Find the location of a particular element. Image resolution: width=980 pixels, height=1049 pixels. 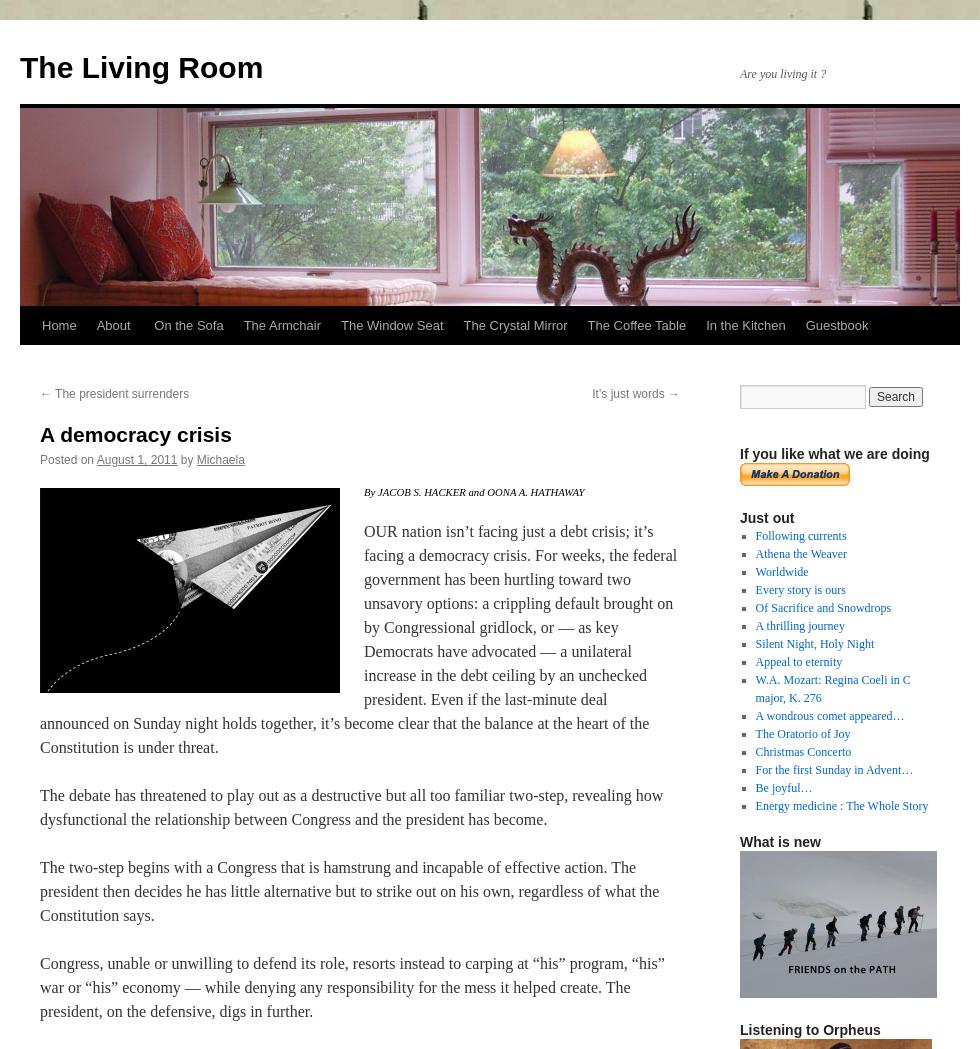

'Silent Night, Holy Night' is located at coordinates (814, 643).